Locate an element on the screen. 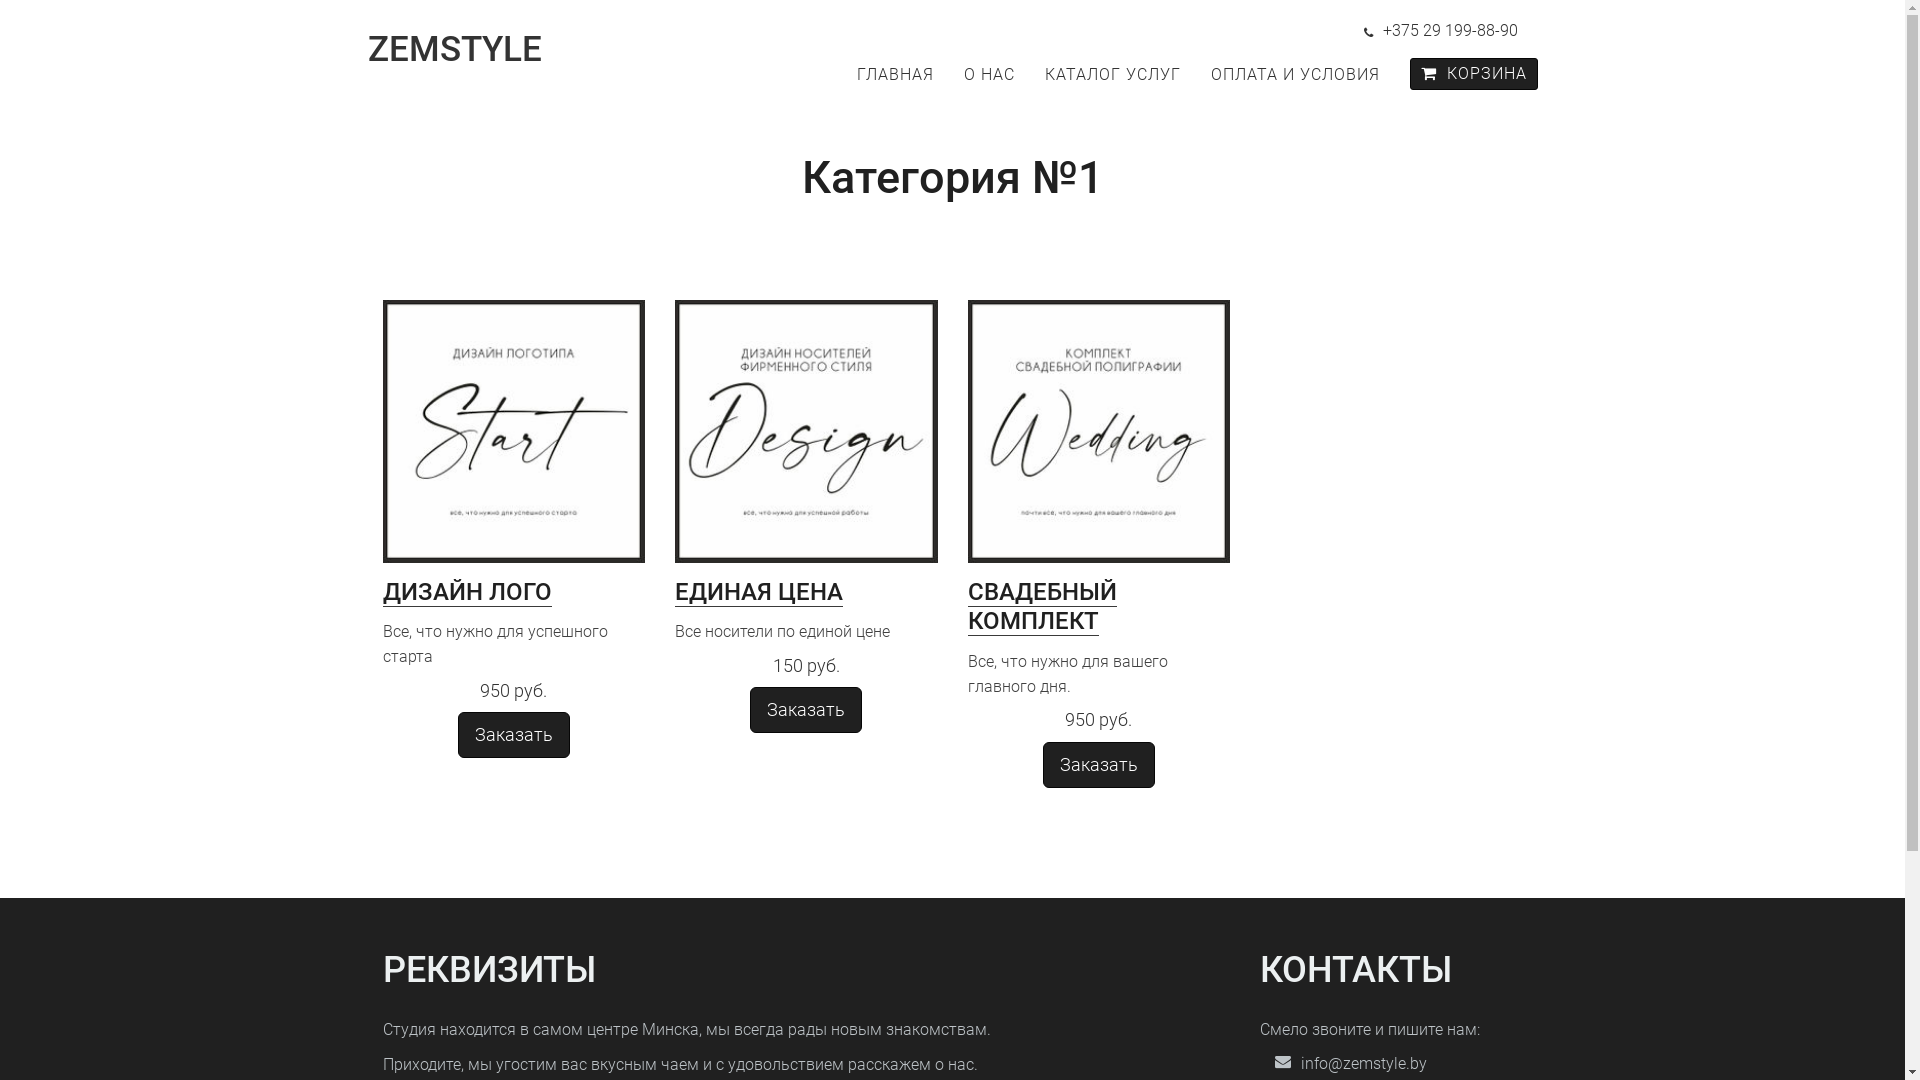  'ZEMSTYLE' is located at coordinates (467, 49).